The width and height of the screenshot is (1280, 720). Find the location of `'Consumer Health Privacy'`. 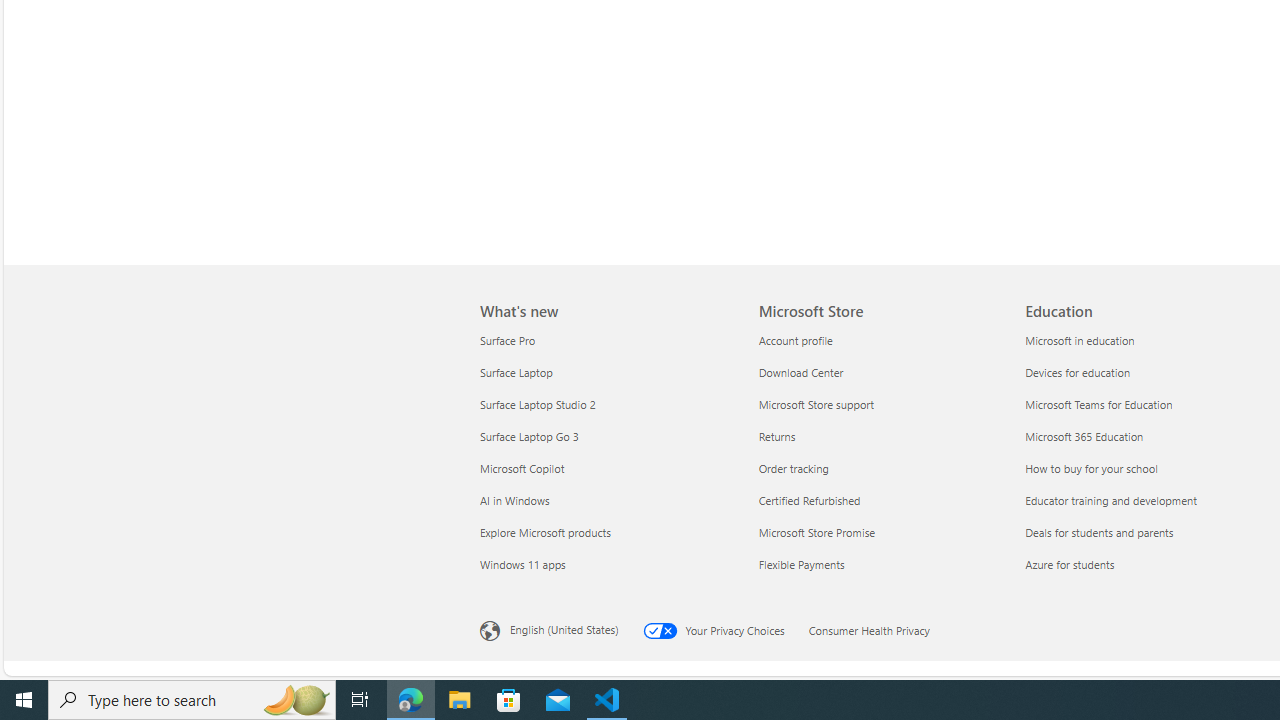

'Consumer Health Privacy' is located at coordinates (880, 627).